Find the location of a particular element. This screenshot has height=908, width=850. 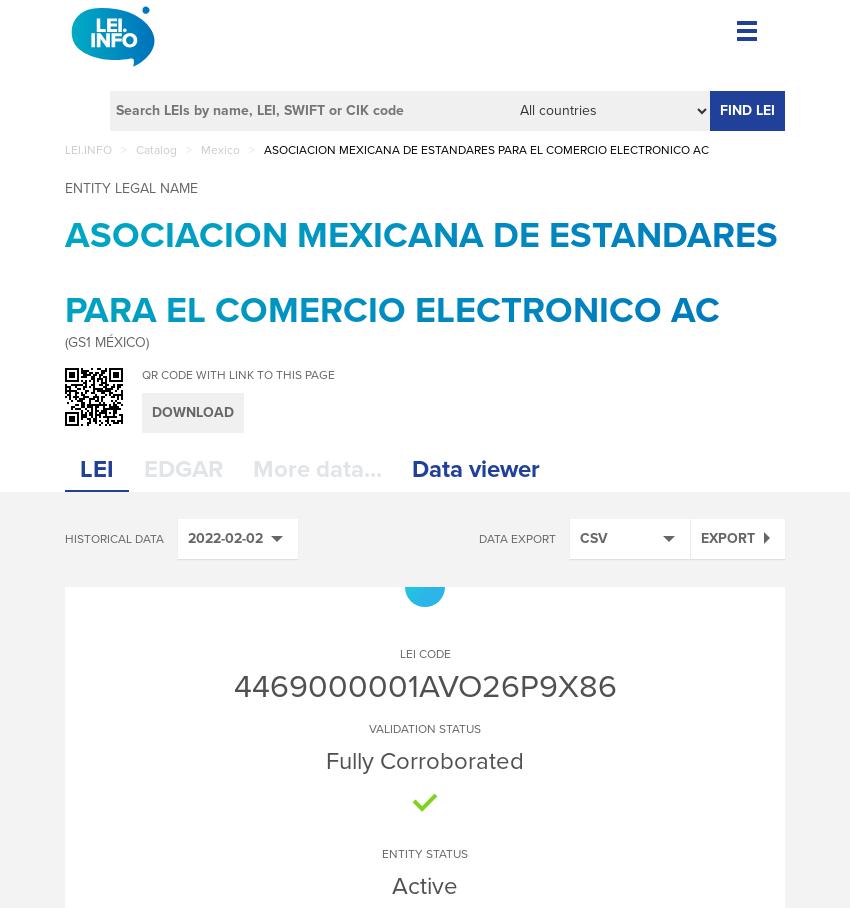

'LEI.INFO' is located at coordinates (87, 149).